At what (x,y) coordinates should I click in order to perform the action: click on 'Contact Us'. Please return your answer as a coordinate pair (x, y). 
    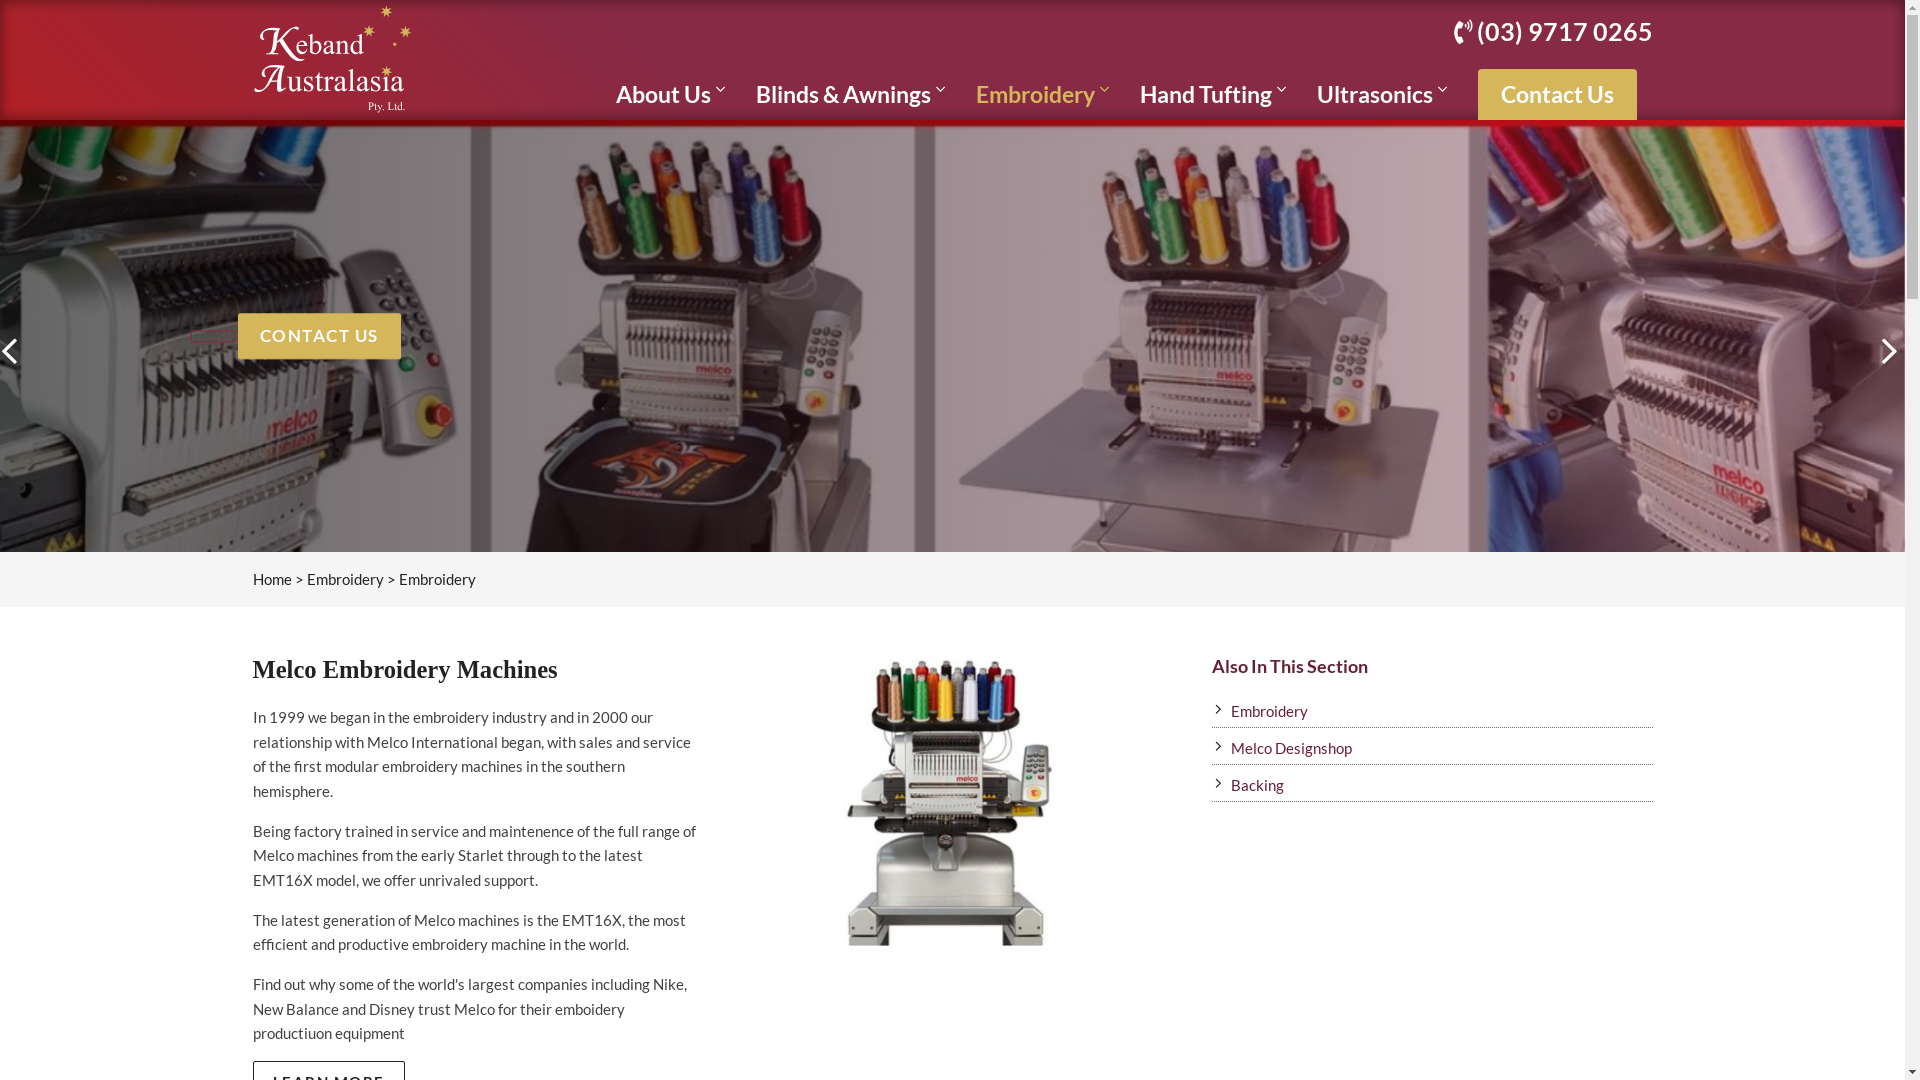
    Looking at the image, I should click on (1556, 94).